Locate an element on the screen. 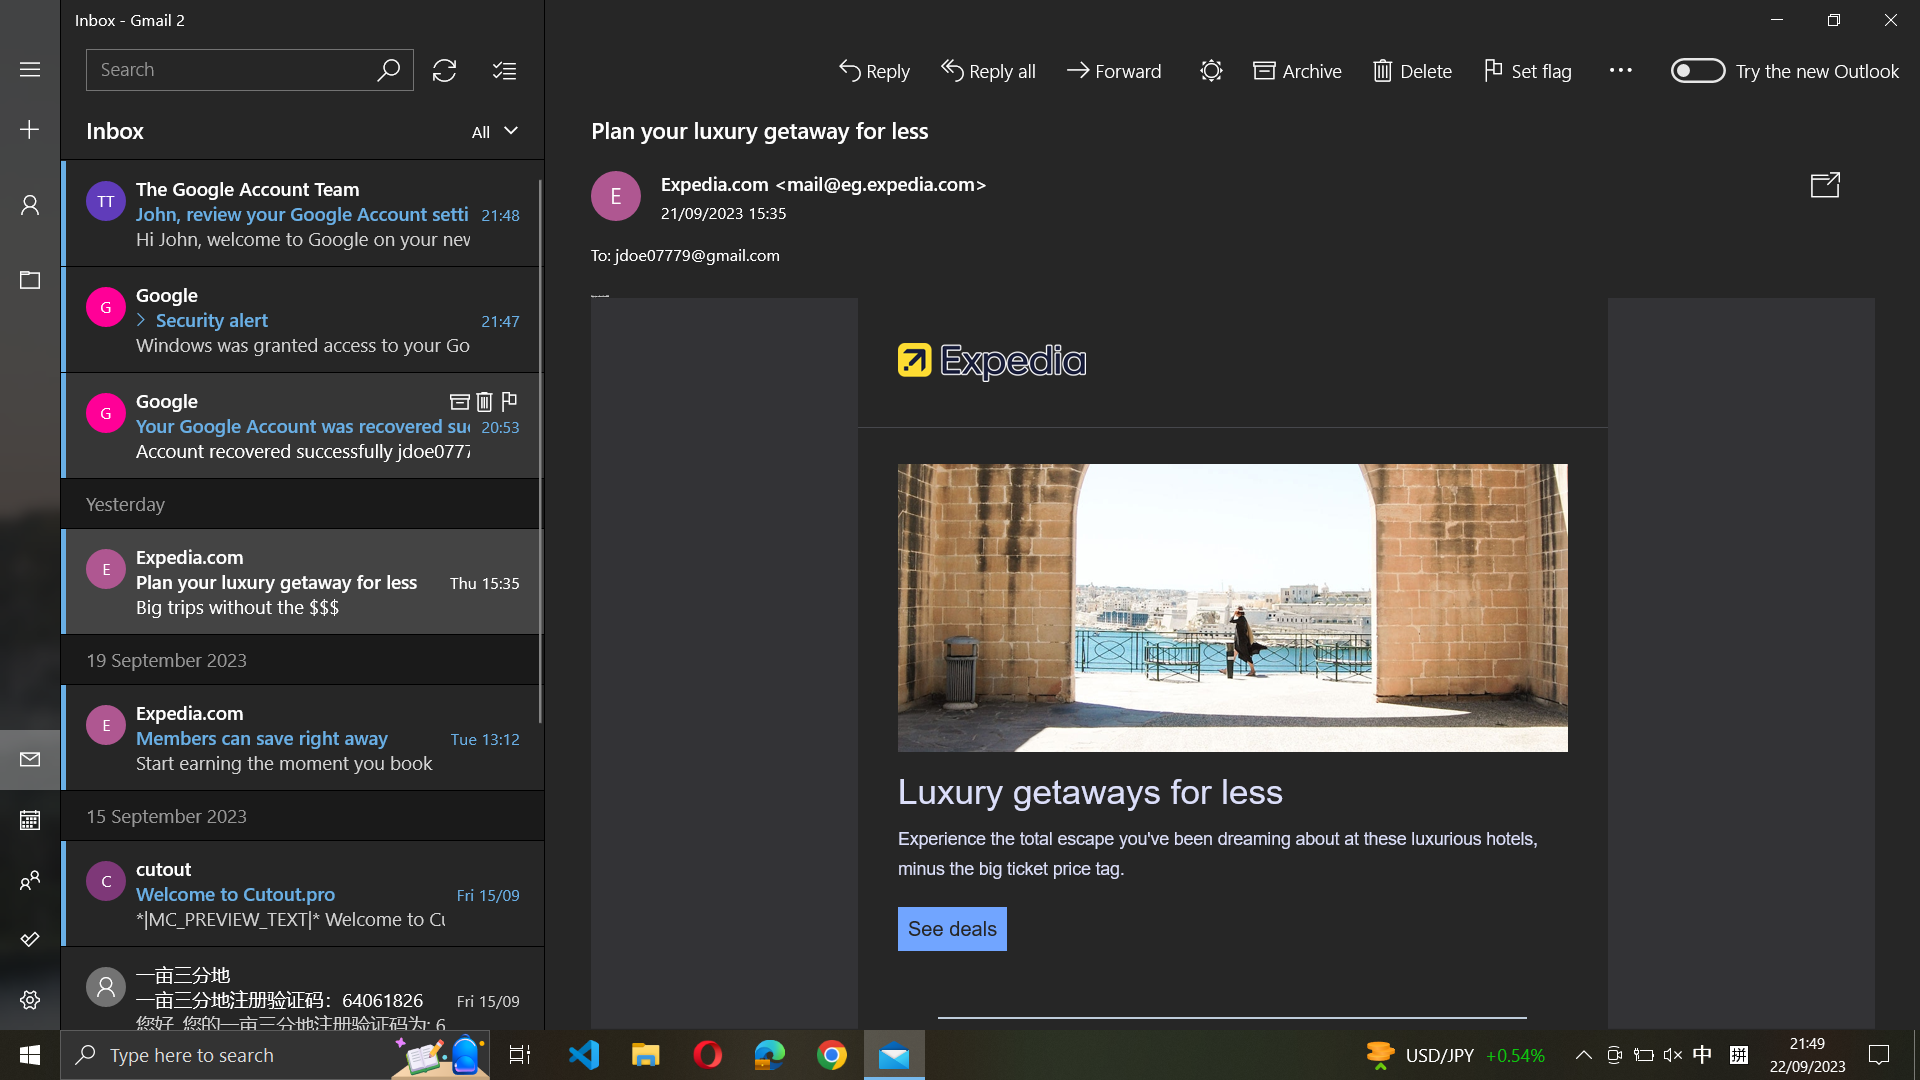 The height and width of the screenshot is (1080, 1920). Forward mail from Expedia.com is located at coordinates (300, 579).